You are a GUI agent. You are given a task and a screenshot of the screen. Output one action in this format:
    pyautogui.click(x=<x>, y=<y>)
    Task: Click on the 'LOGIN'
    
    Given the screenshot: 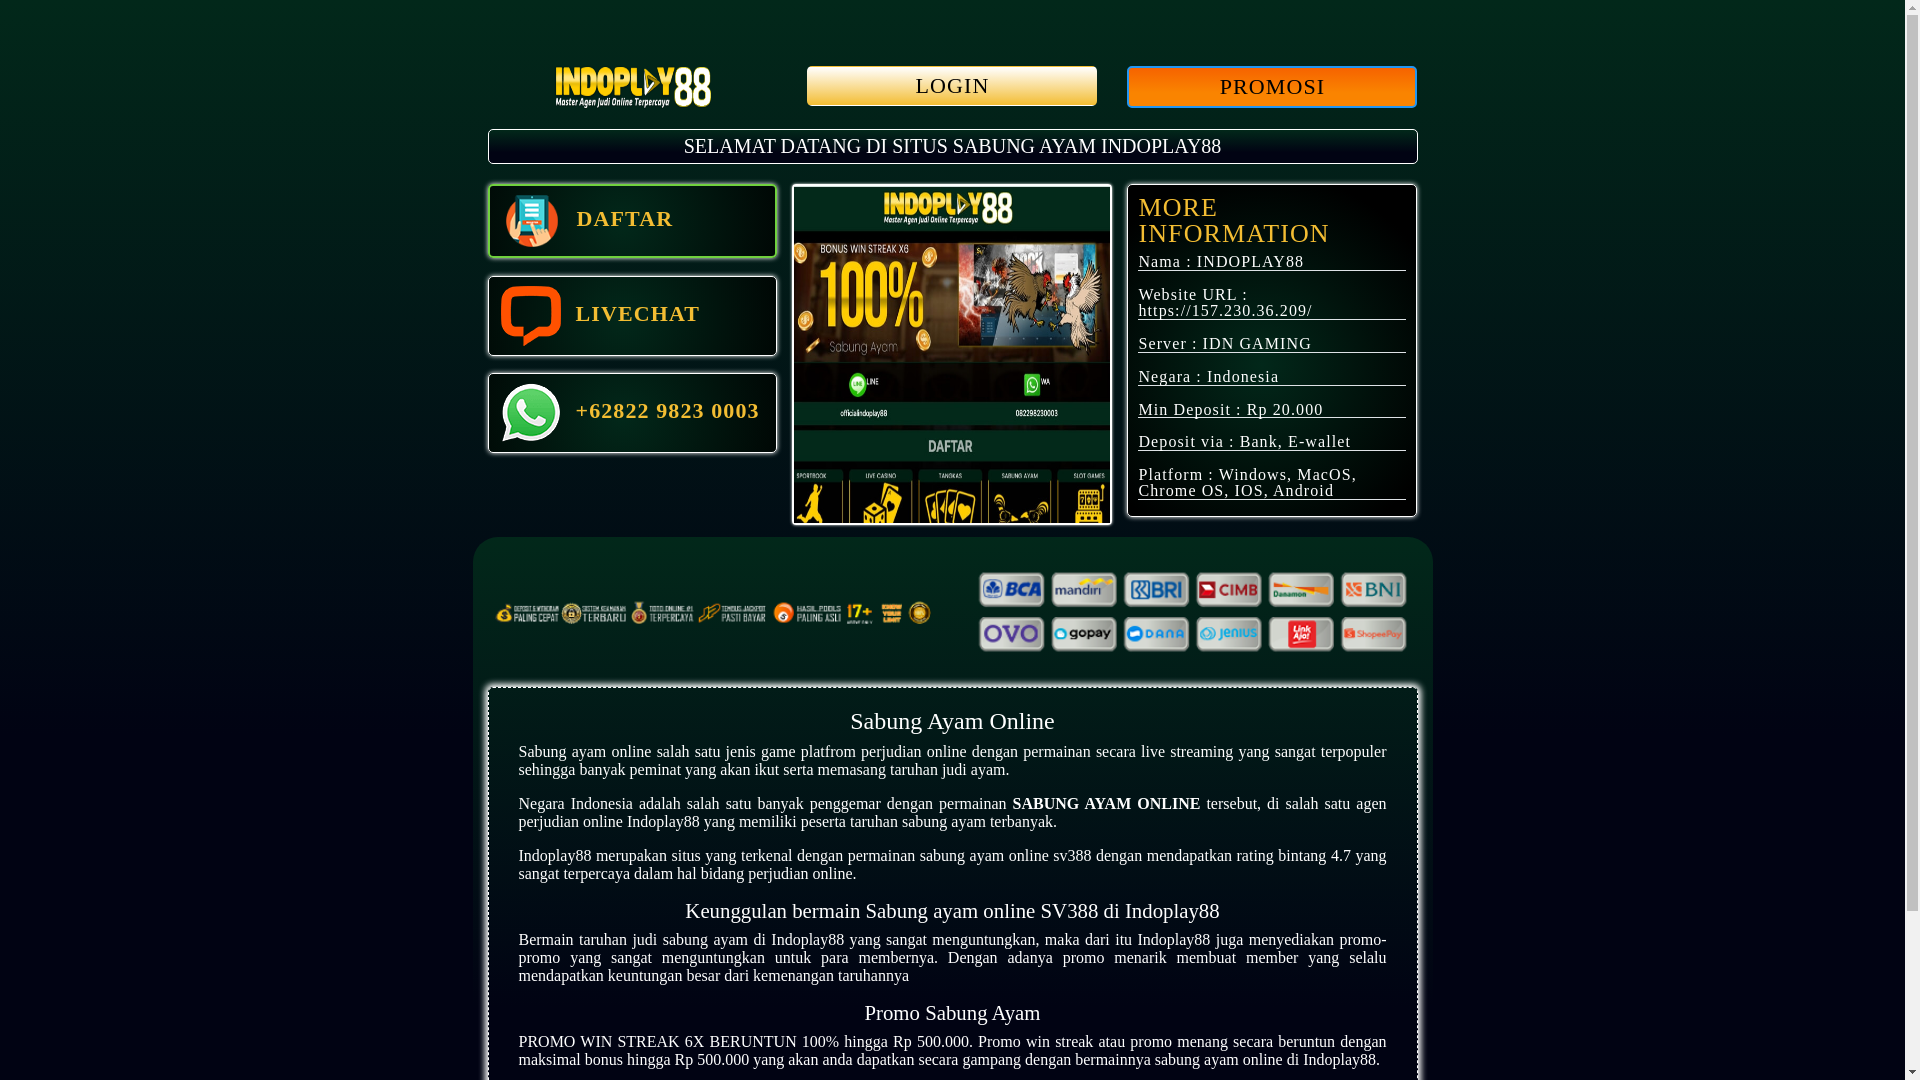 What is the action you would take?
    pyautogui.click(x=950, y=84)
    